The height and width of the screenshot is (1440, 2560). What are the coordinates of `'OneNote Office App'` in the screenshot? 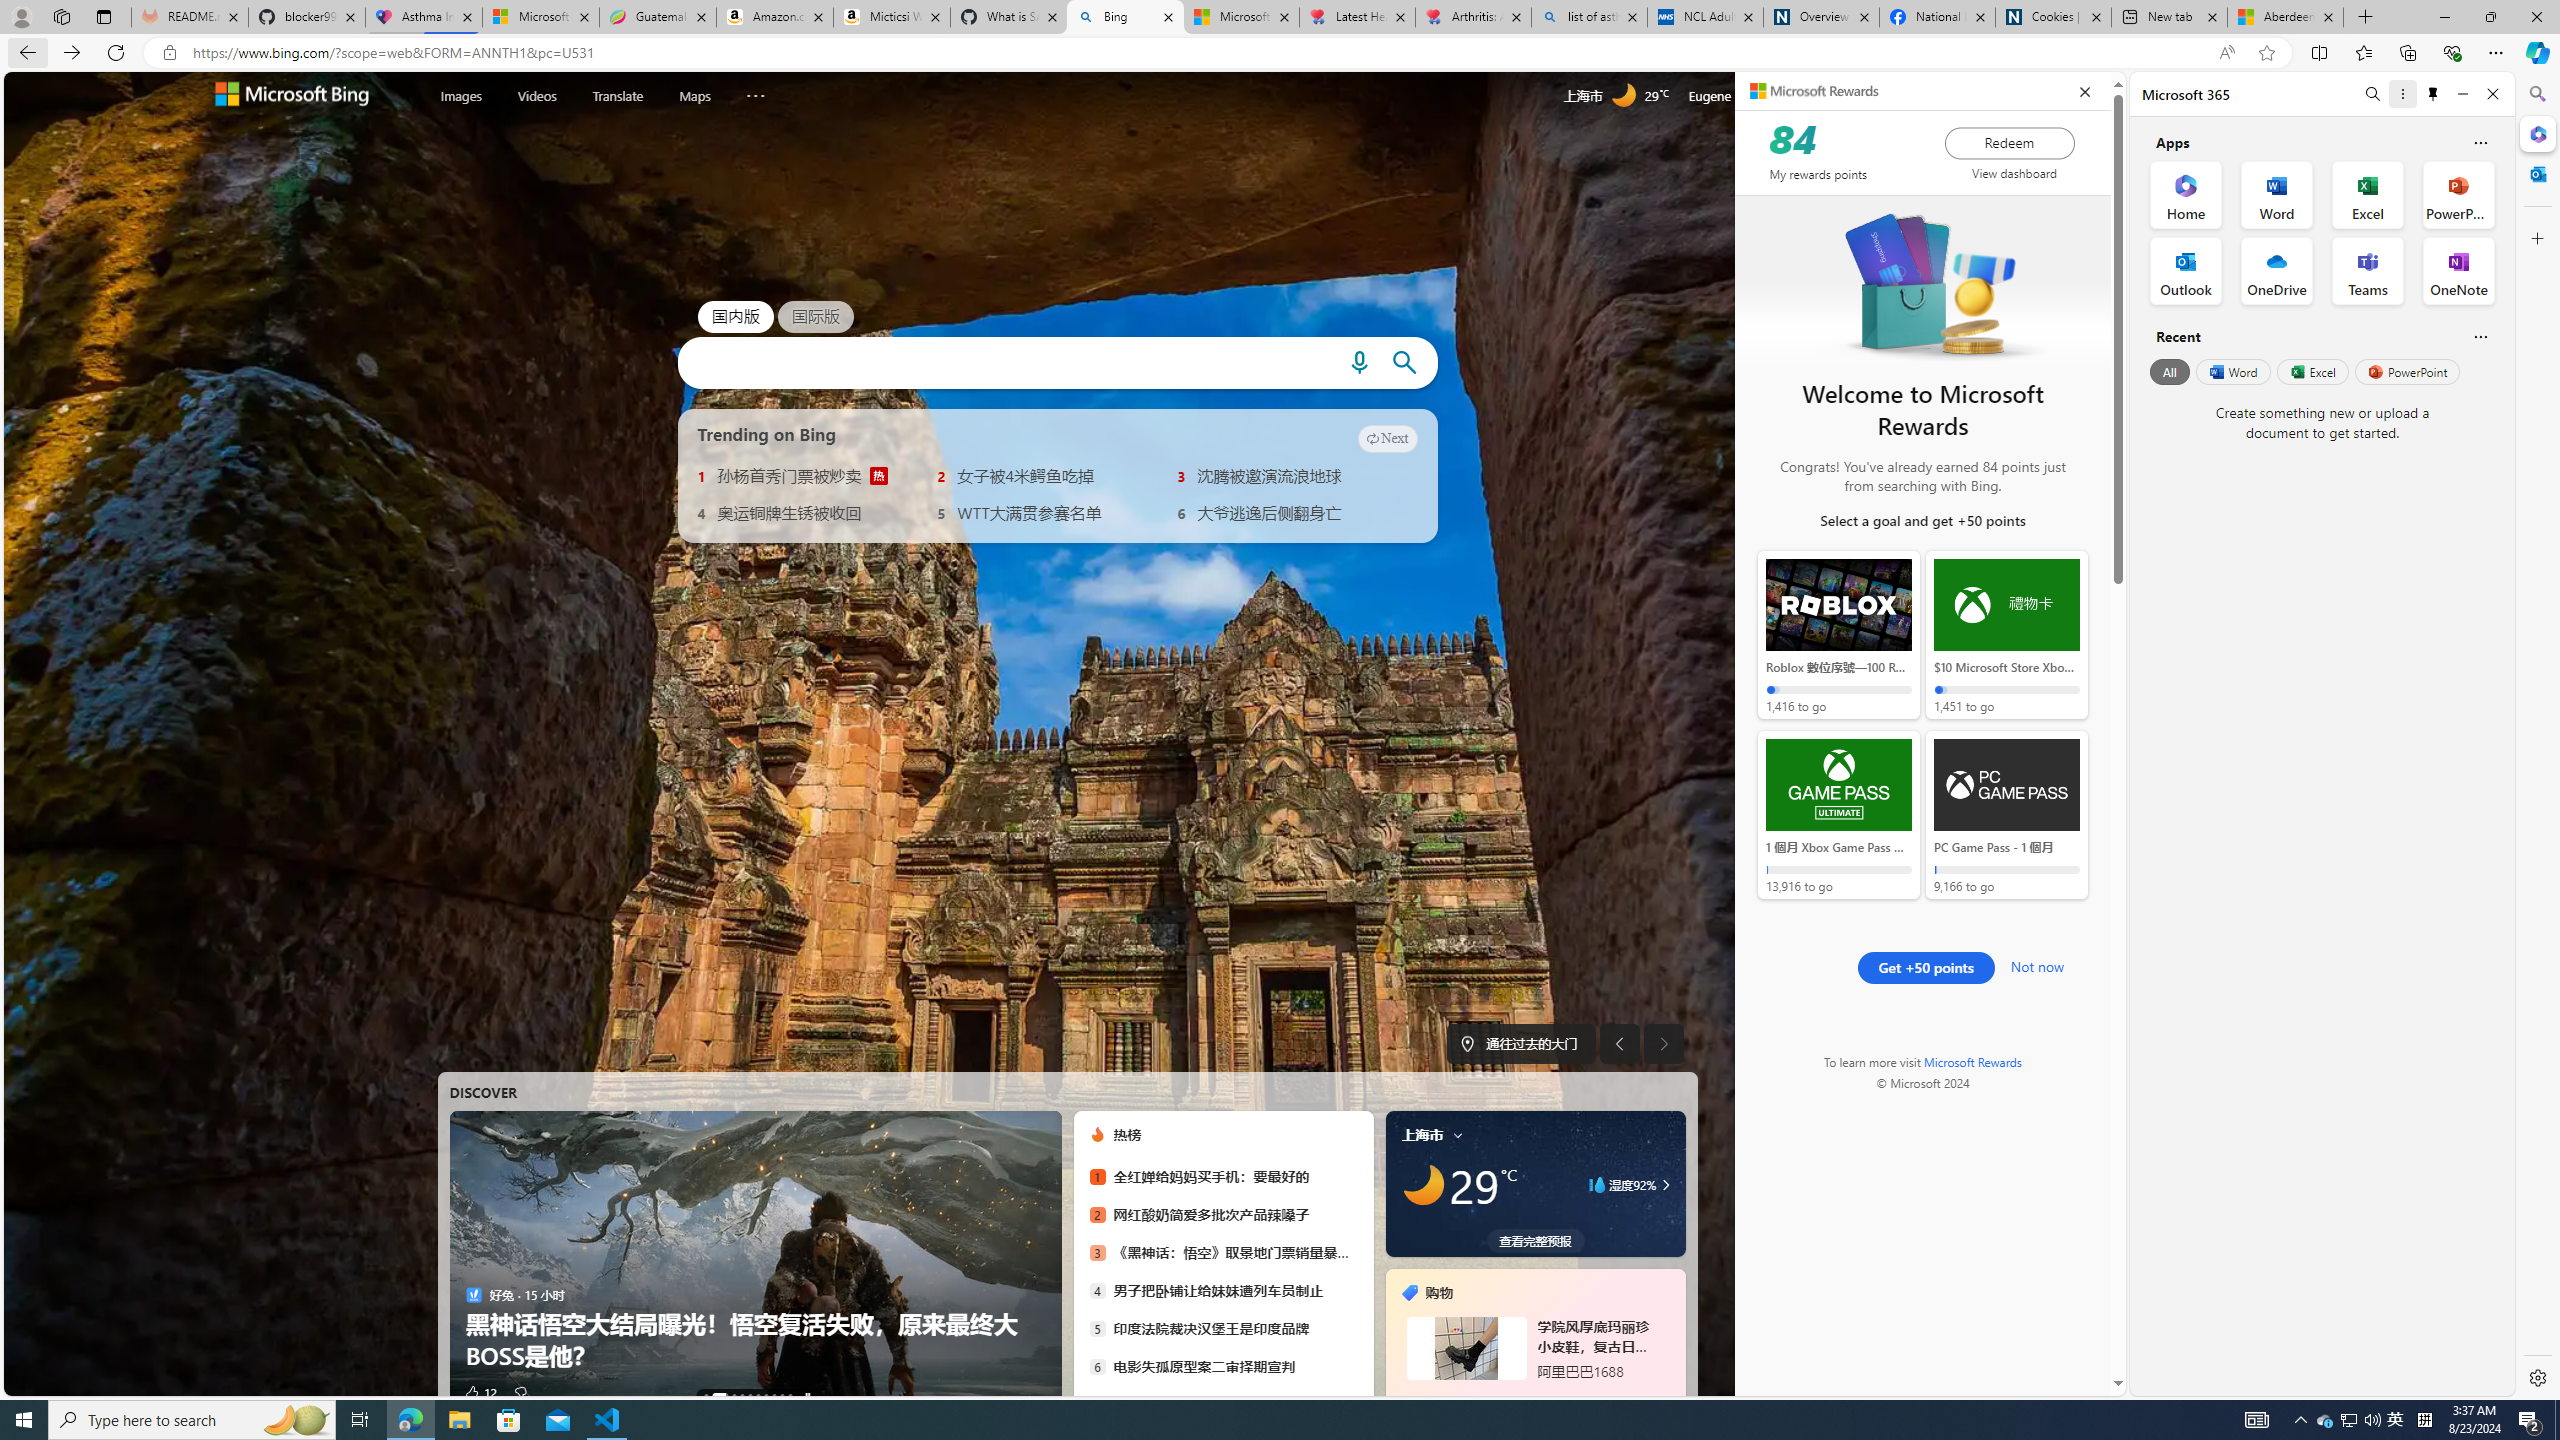 It's located at (2458, 271).